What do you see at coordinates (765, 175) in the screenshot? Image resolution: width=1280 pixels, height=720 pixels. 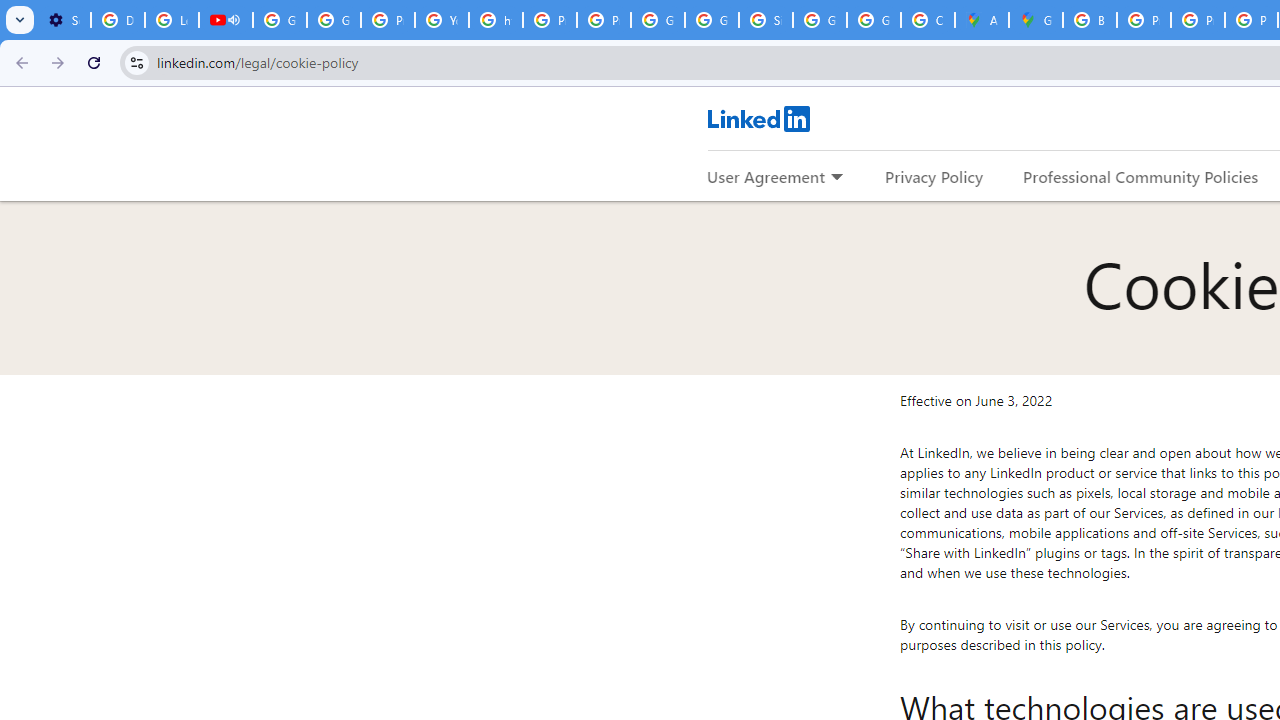 I see `'User Agreement'` at bounding box center [765, 175].